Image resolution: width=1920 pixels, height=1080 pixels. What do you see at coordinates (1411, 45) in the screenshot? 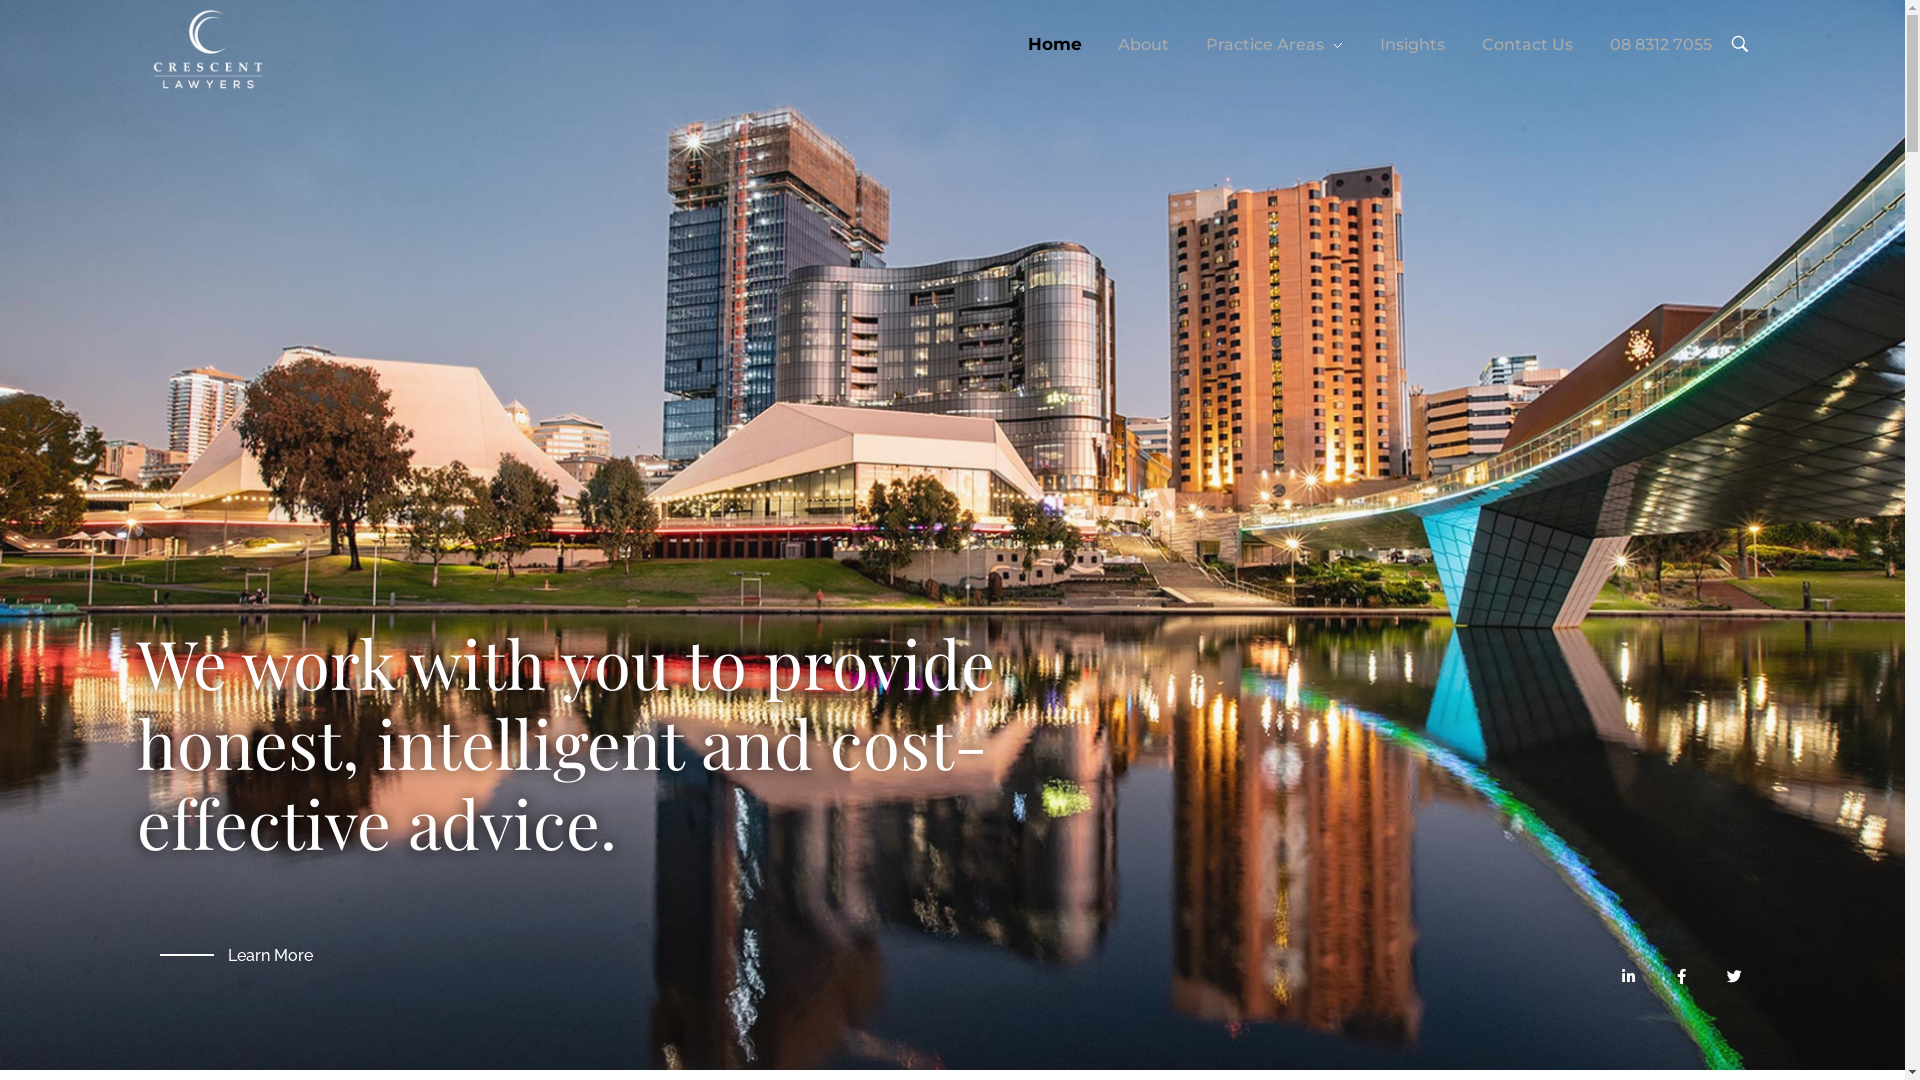
I see `'Insights'` at bounding box center [1411, 45].